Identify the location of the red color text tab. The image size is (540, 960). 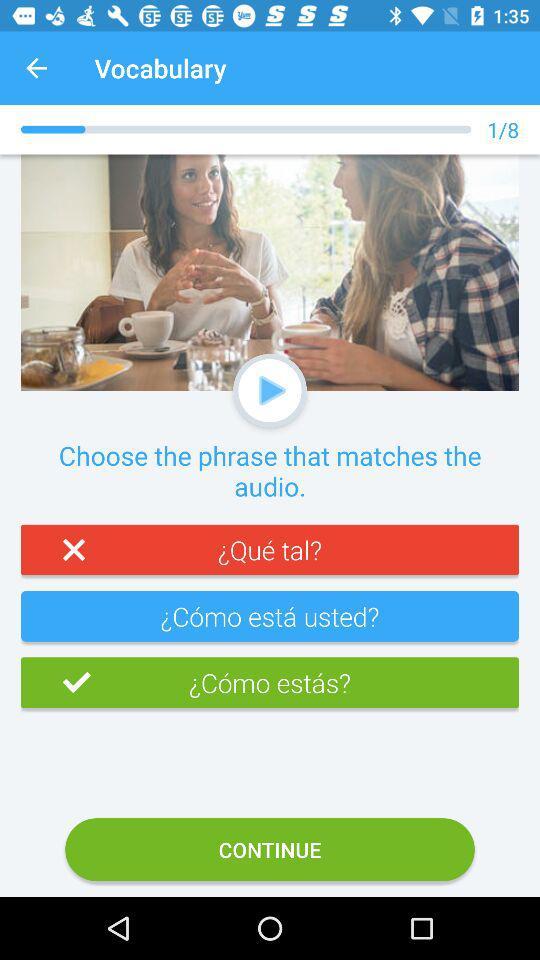
(270, 558).